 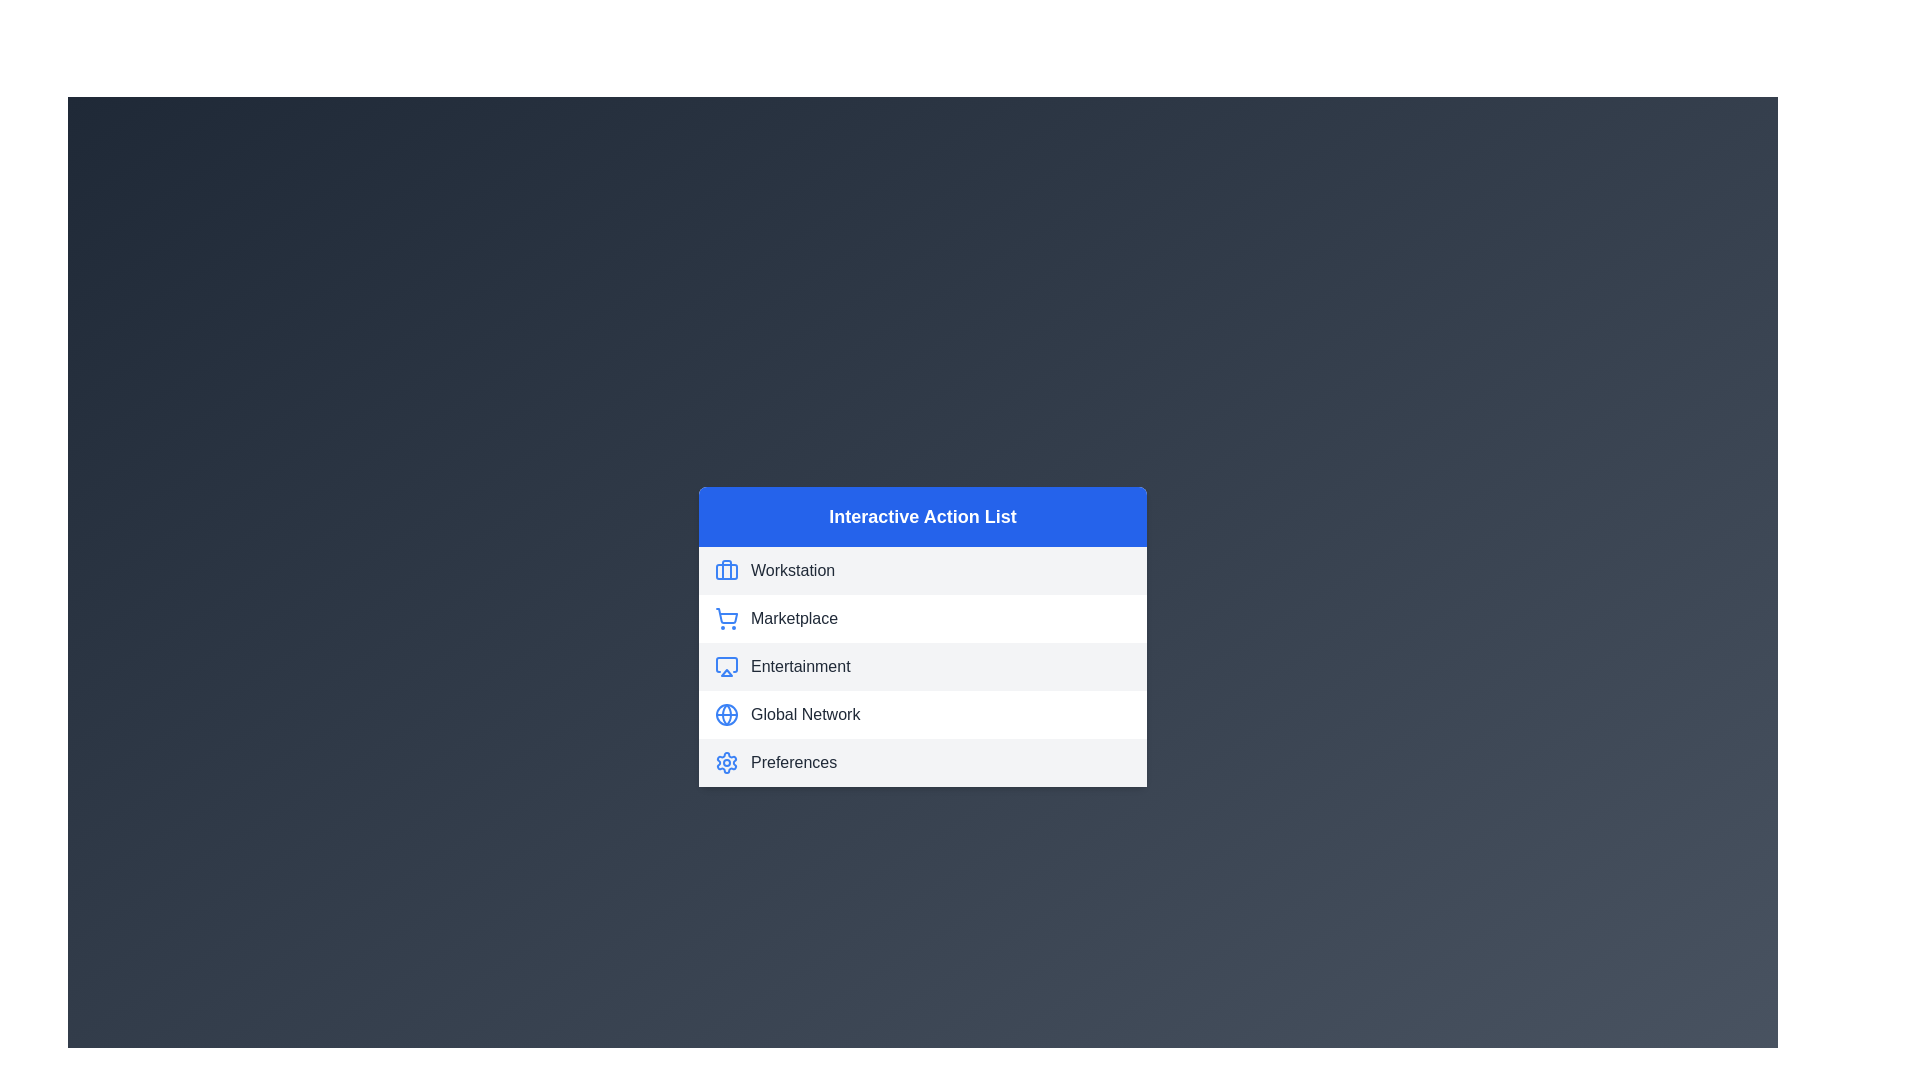 I want to click on text of the 'Workstation' label located in the first option of the 'Interactive Action List' menu, adjacent to the briefcase icon, so click(x=792, y=570).